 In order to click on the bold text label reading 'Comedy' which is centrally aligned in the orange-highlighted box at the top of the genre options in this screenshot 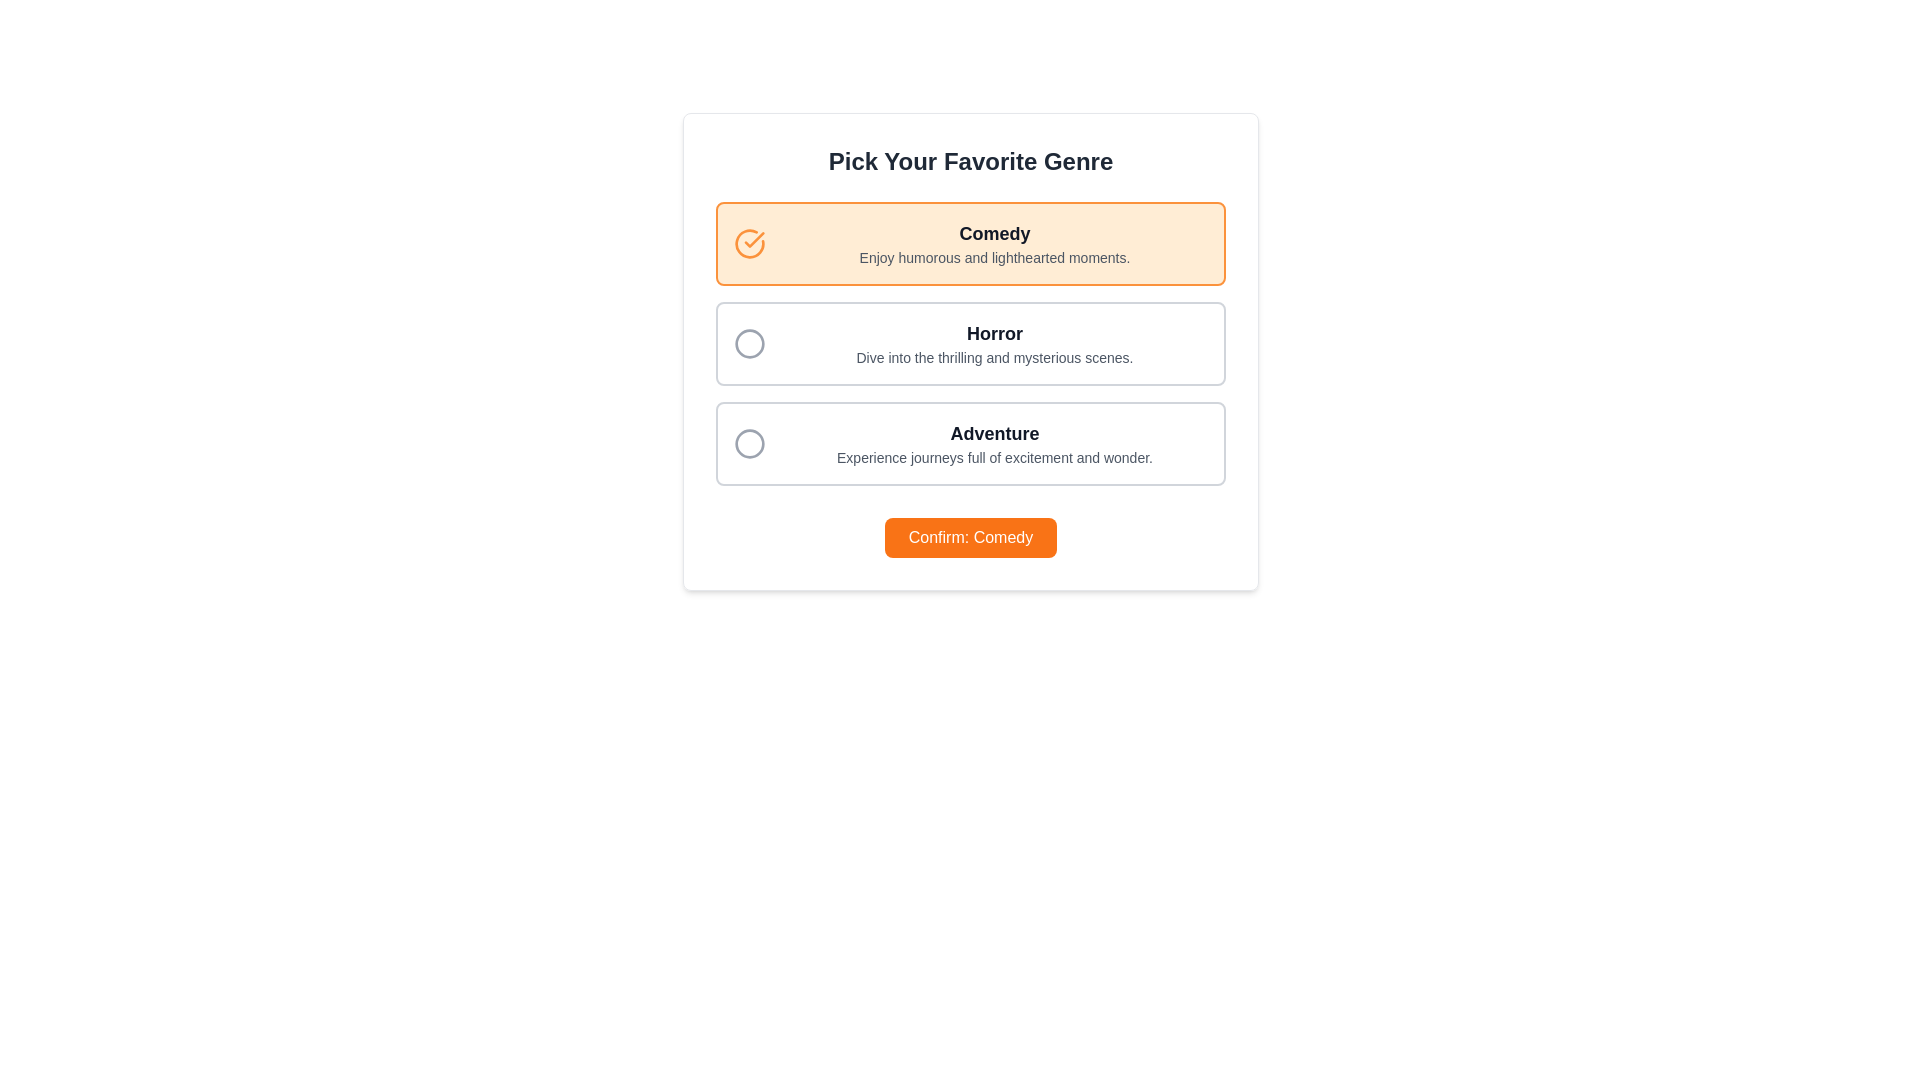, I will do `click(994, 233)`.